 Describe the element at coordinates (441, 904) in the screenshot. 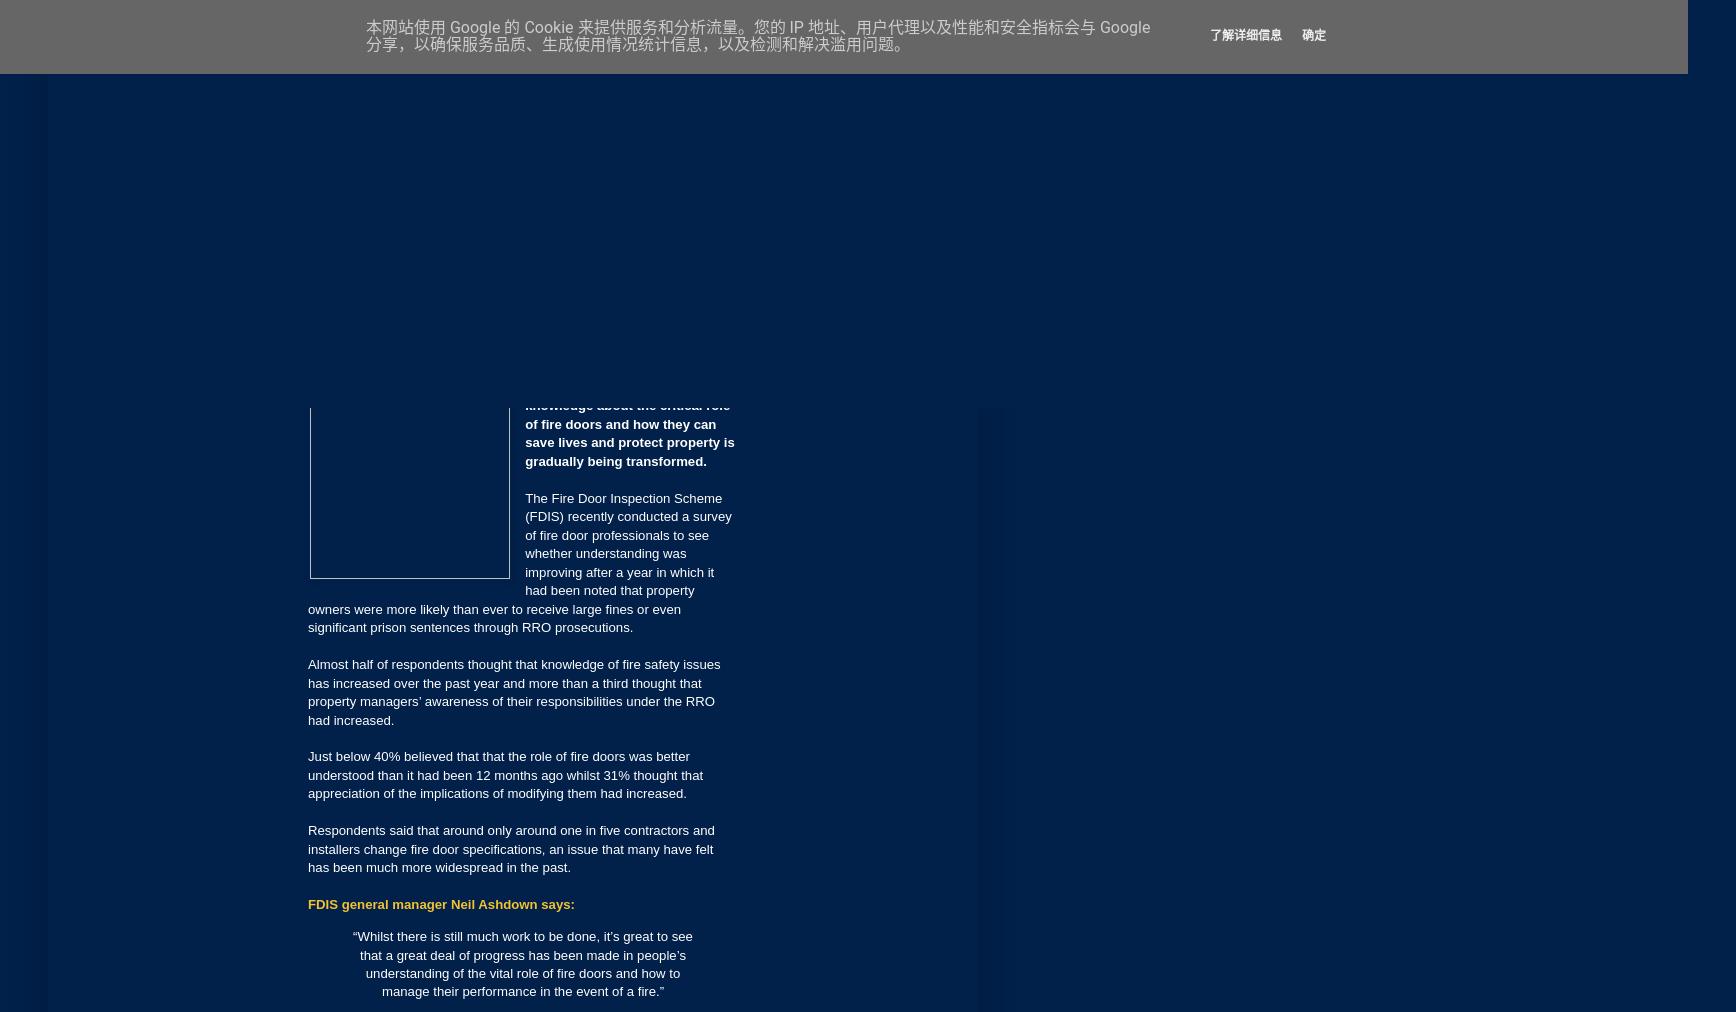

I see `'FDIS general manager Neil Ashdown says:'` at that location.